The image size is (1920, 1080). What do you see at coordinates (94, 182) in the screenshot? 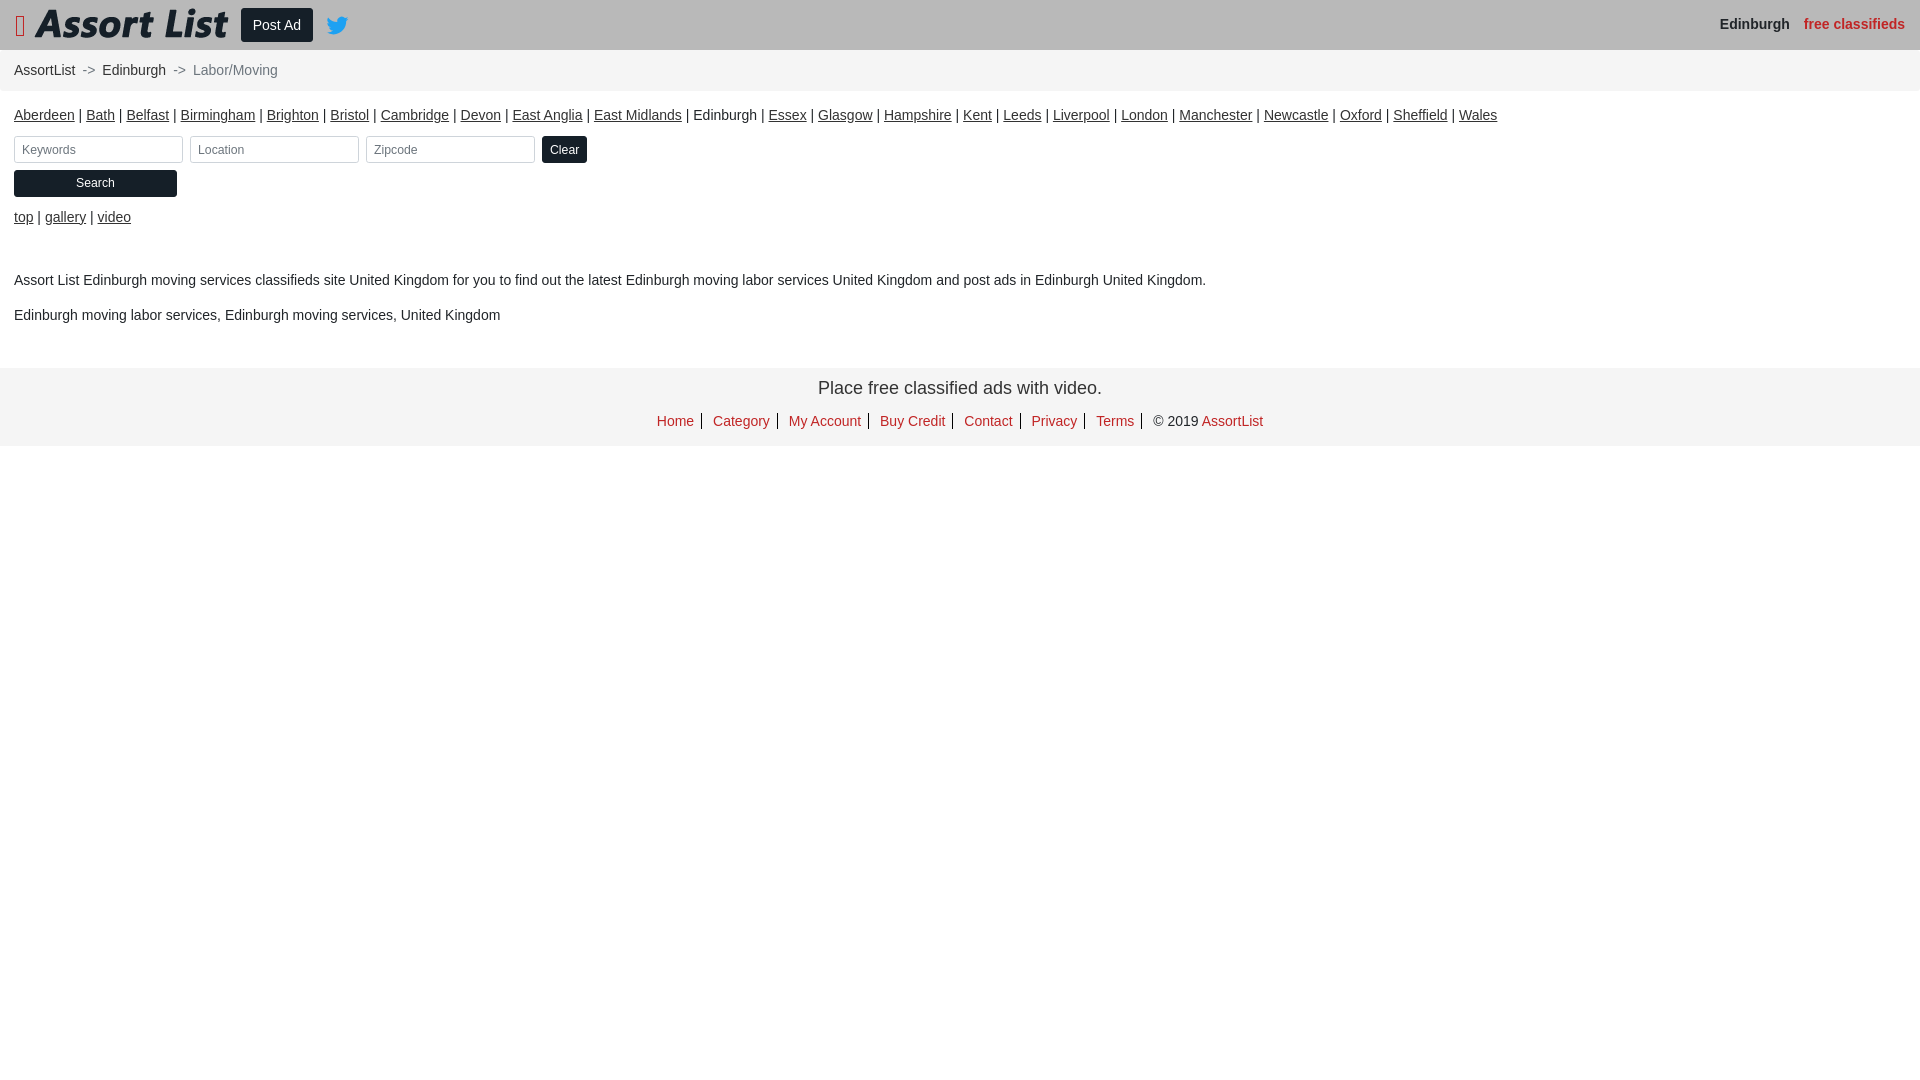
I see `'Search'` at bounding box center [94, 182].